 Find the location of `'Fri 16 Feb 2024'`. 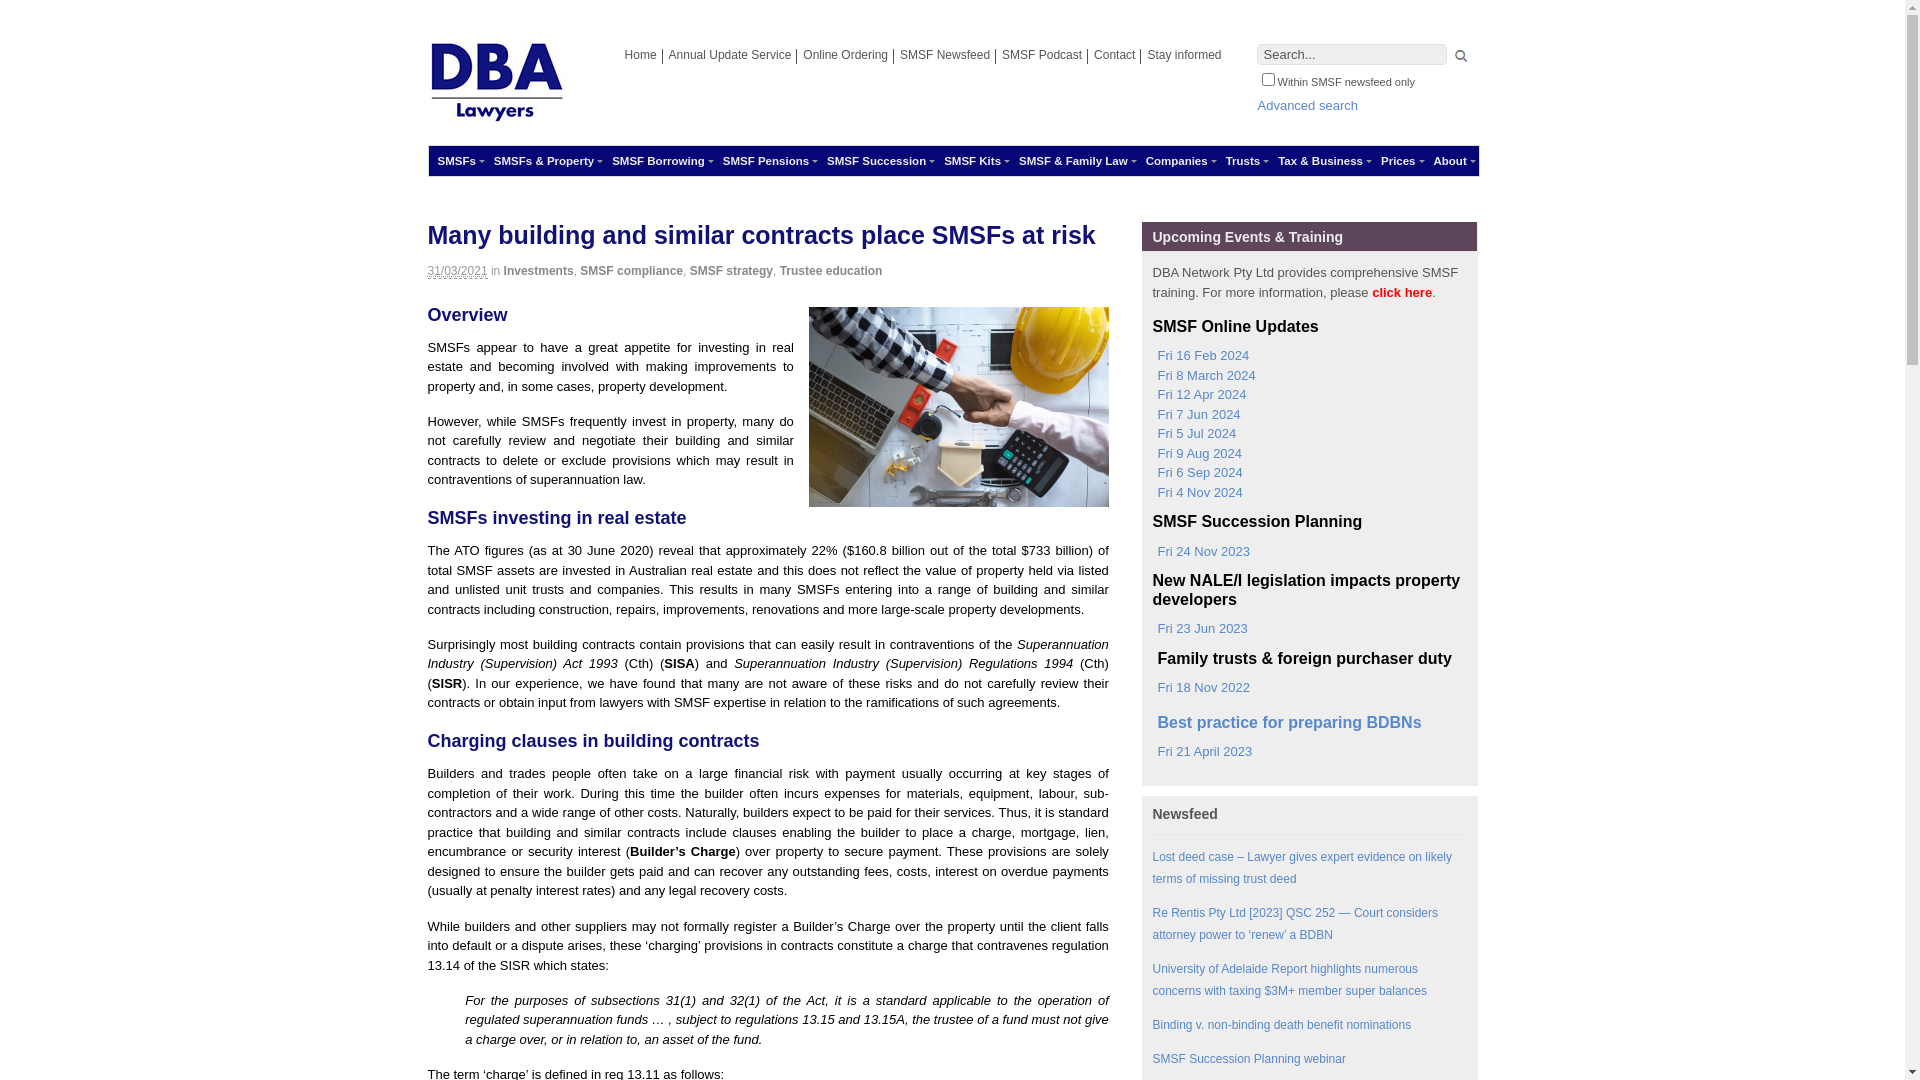

'Fri 16 Feb 2024' is located at coordinates (1200, 354).